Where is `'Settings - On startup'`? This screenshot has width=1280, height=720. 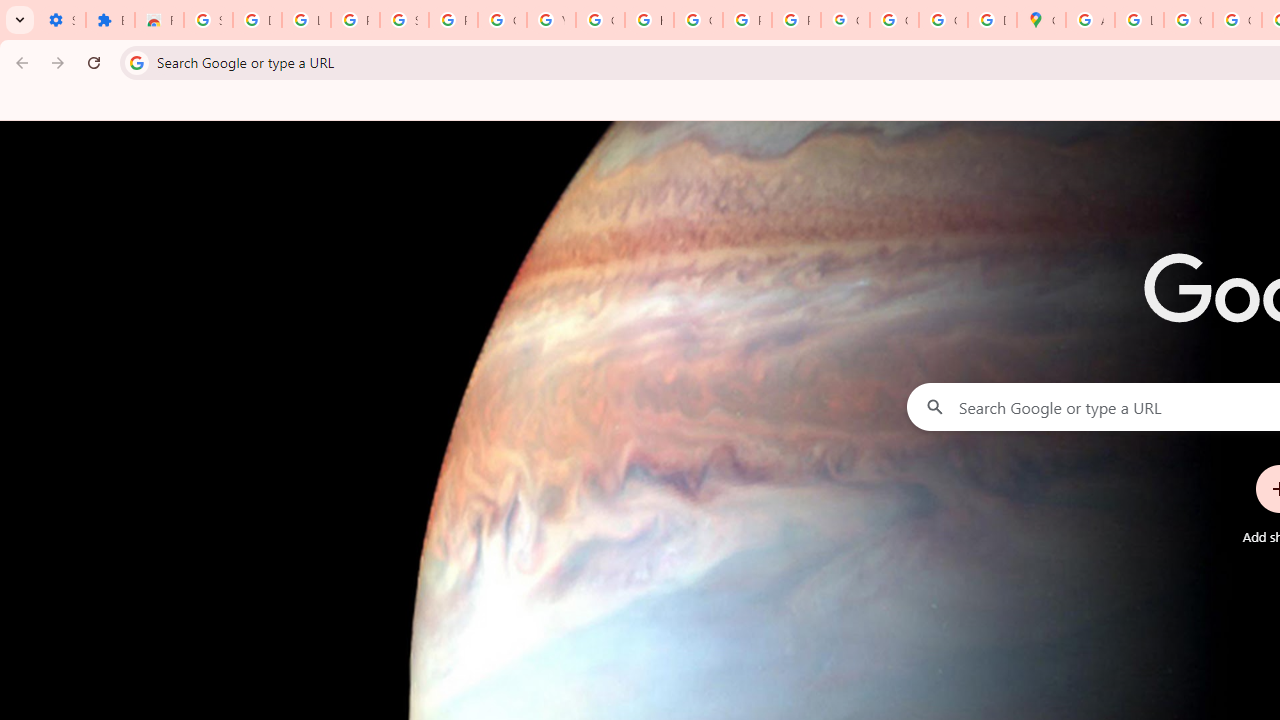 'Settings - On startup' is located at coordinates (61, 20).